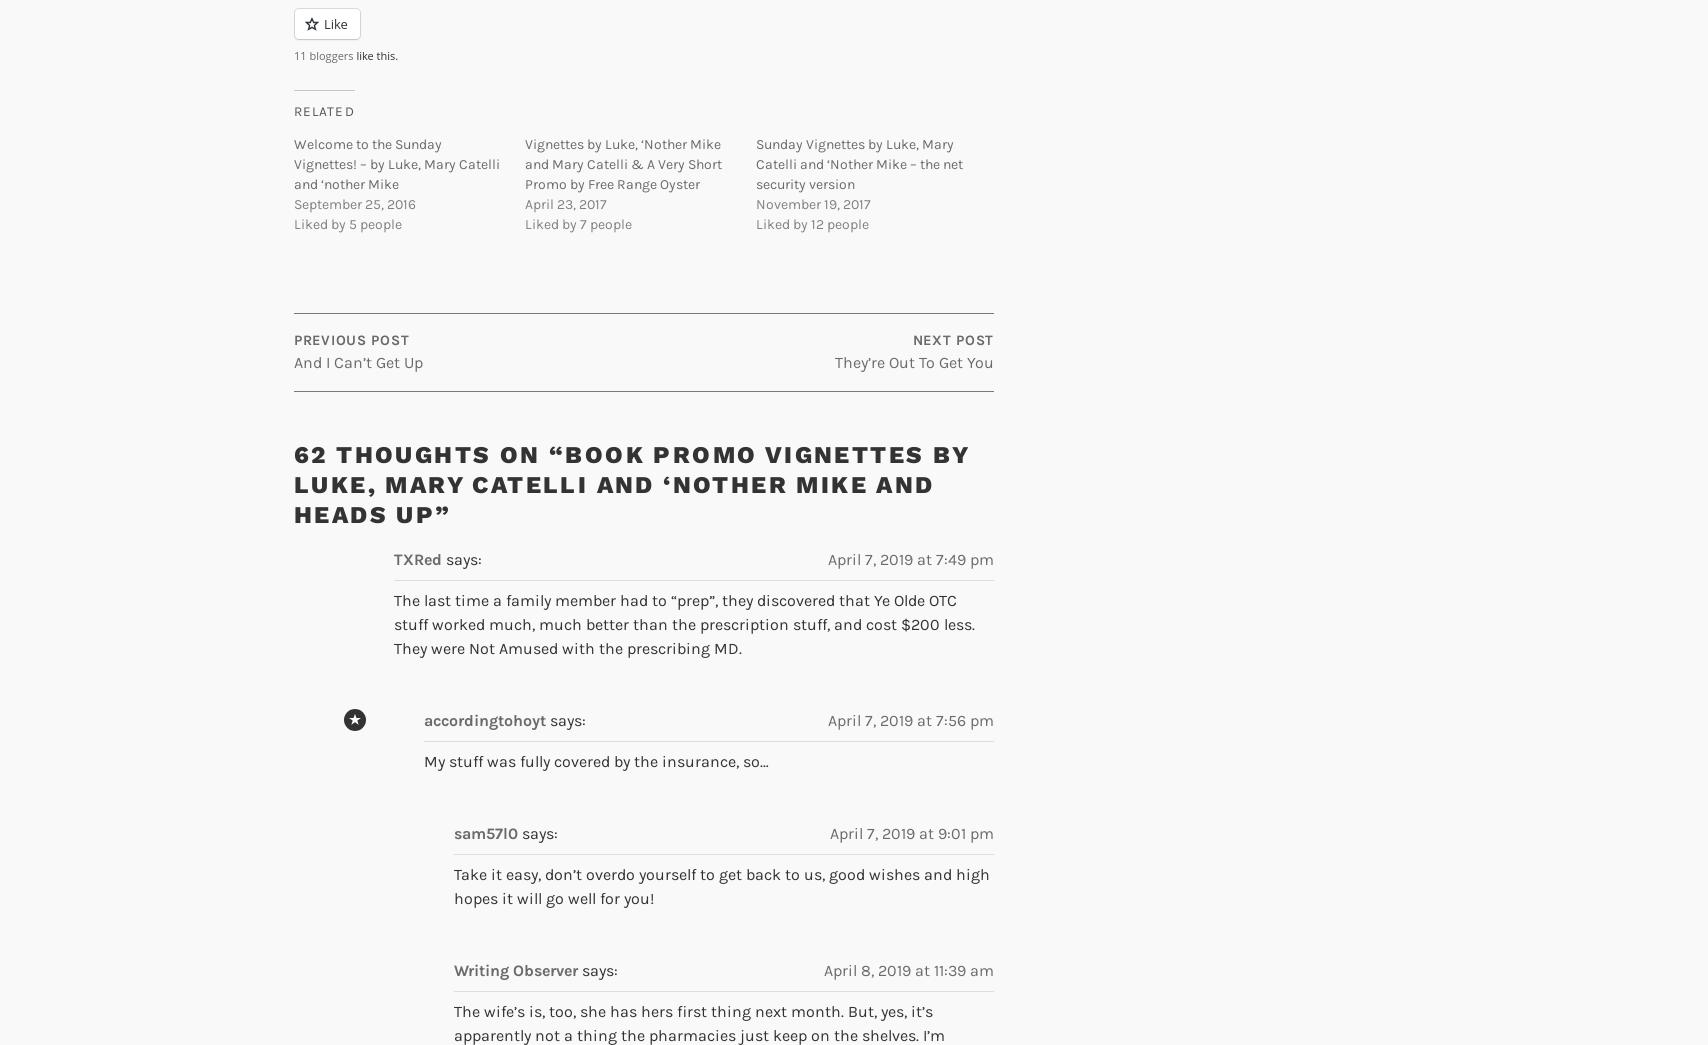  I want to click on 'TXRed', so click(394, 559).